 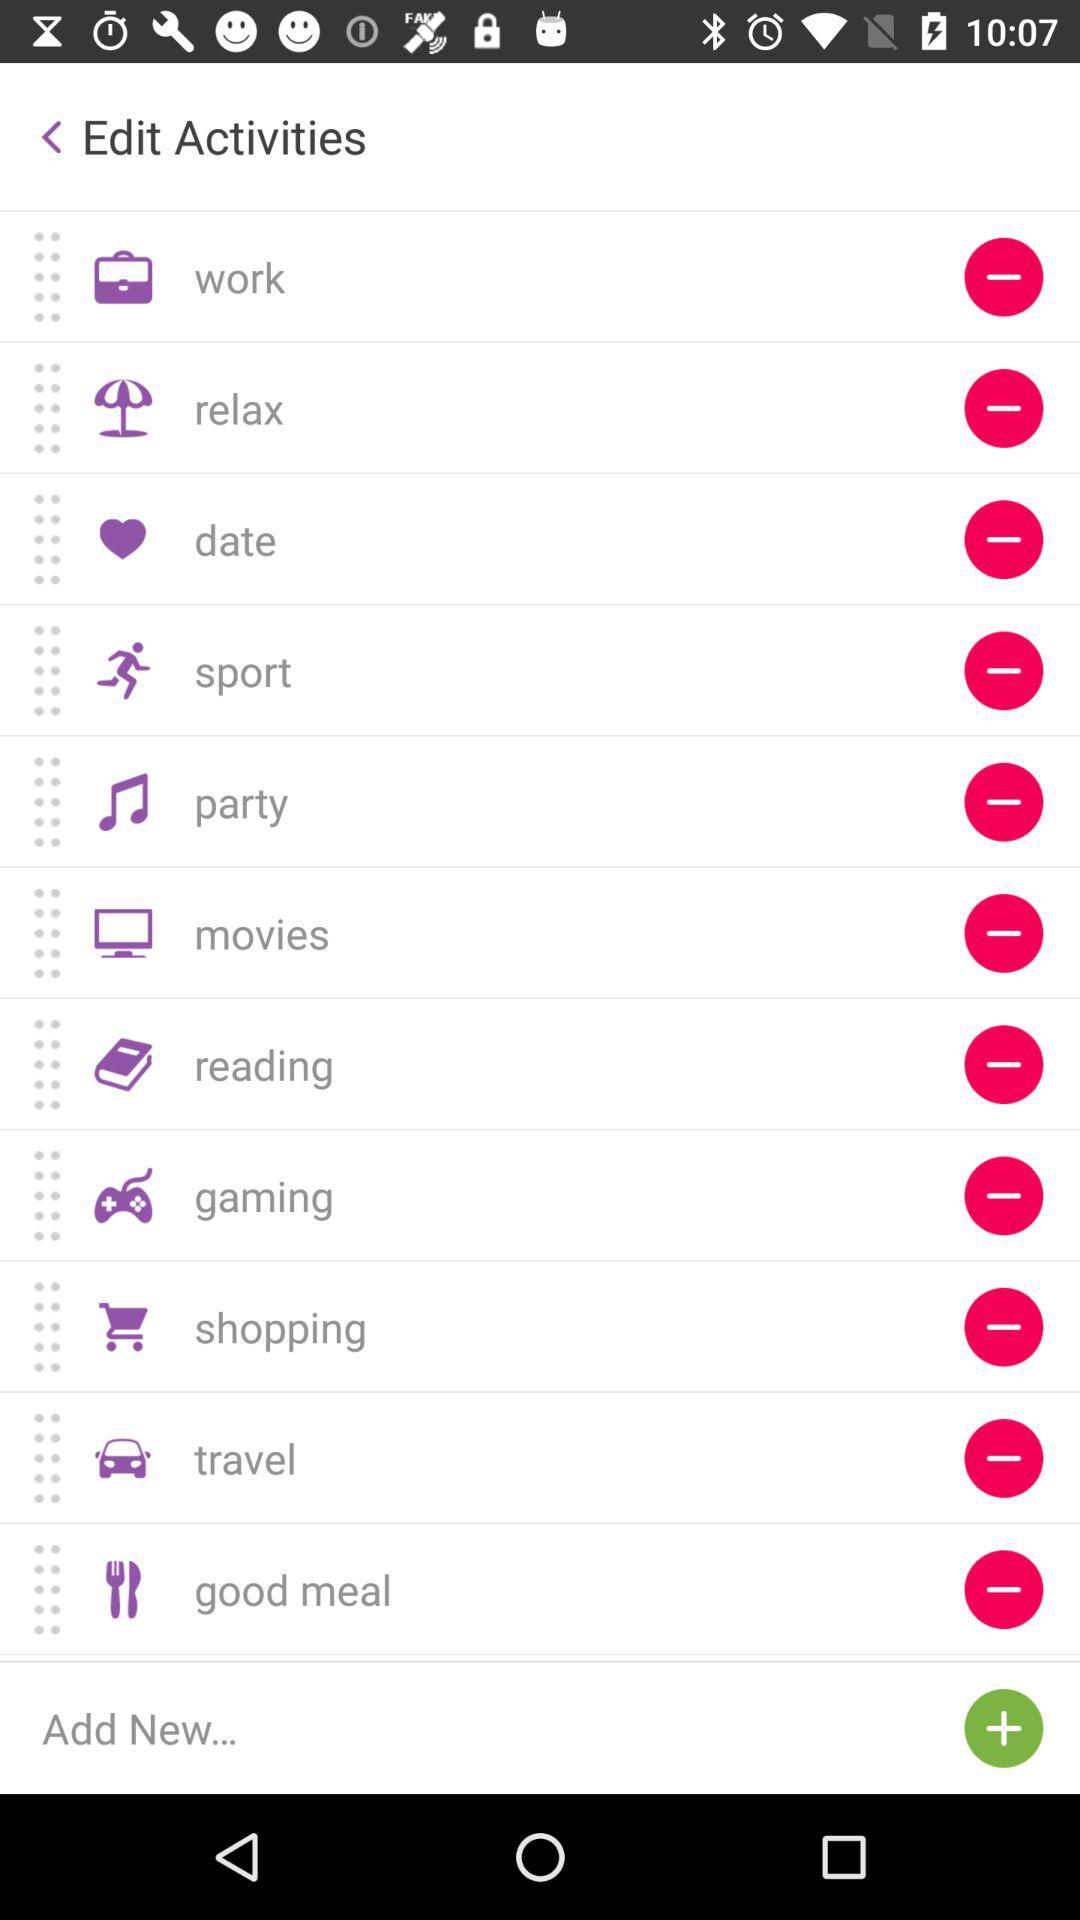 I want to click on the icon which is left side of the gaming, so click(x=123, y=1195).